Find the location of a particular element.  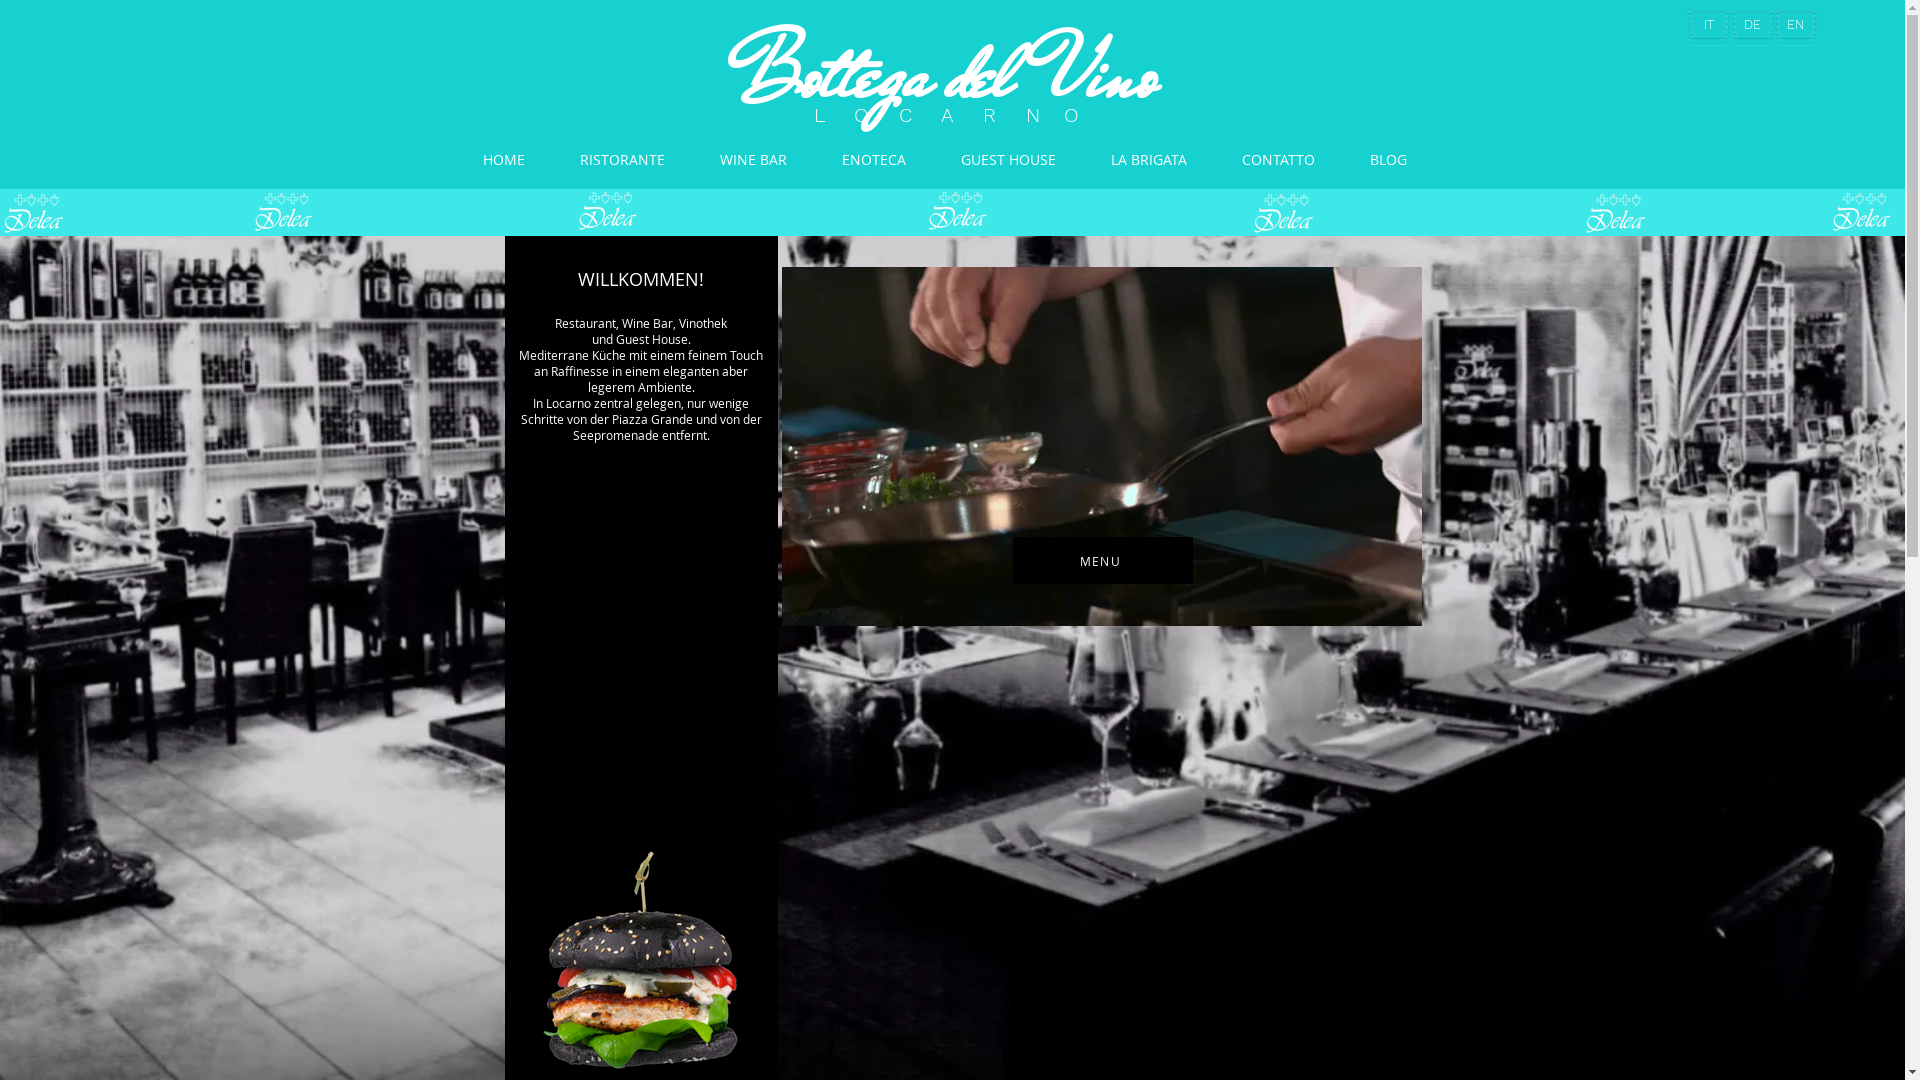

'GUEST HOUSE' is located at coordinates (933, 158).